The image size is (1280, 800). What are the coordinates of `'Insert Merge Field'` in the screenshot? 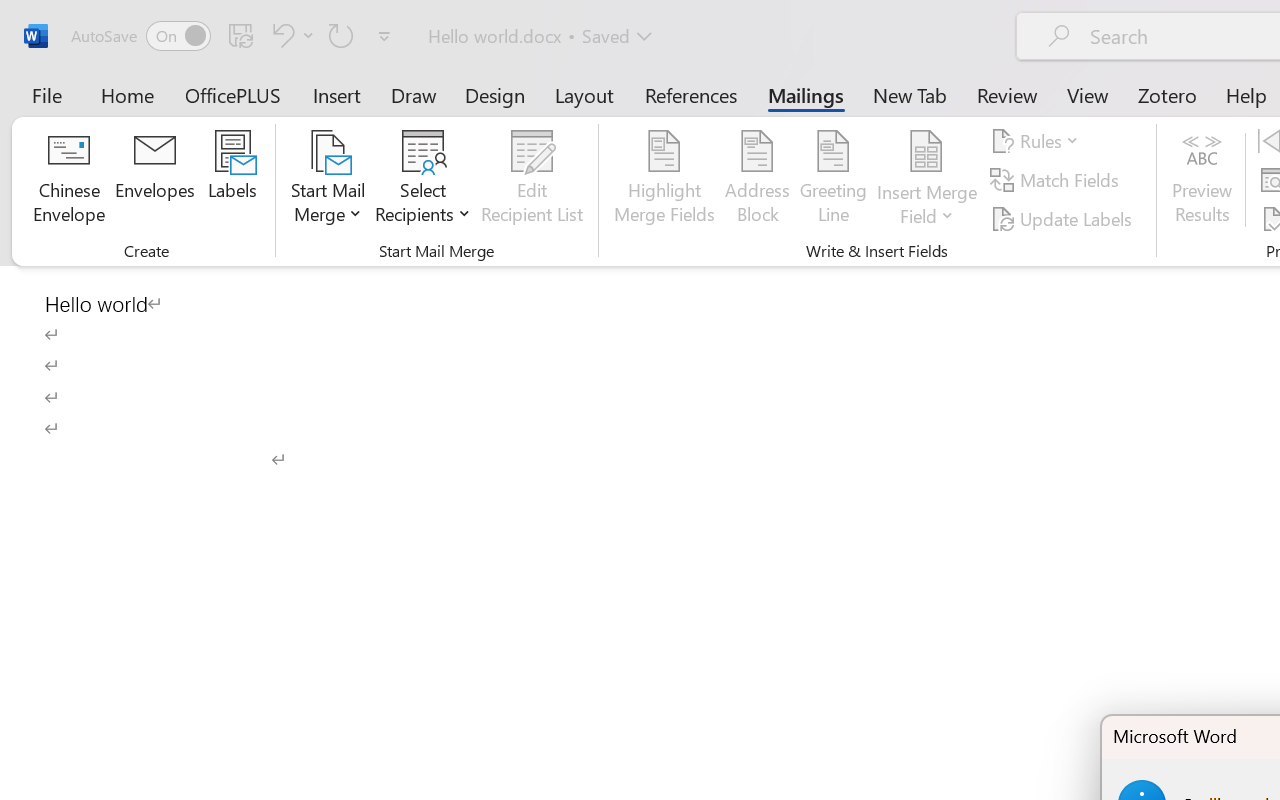 It's located at (926, 151).